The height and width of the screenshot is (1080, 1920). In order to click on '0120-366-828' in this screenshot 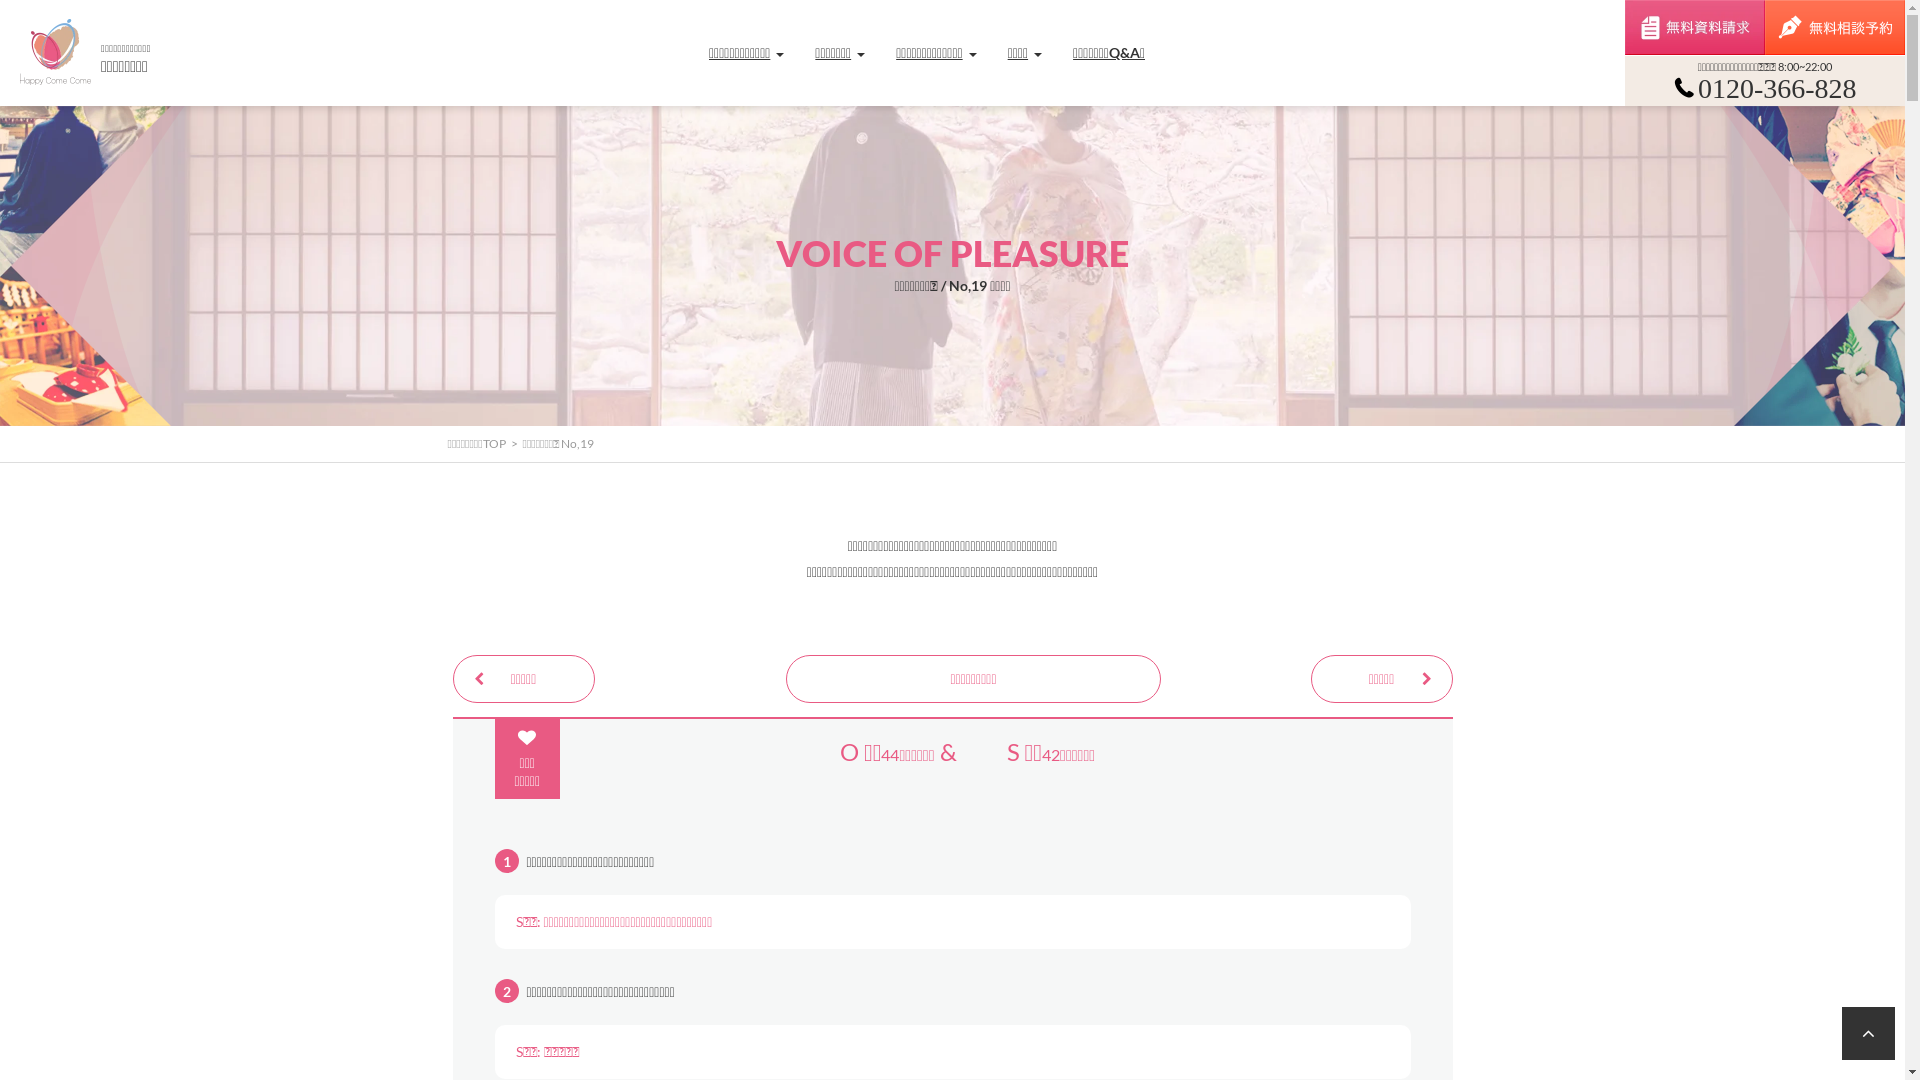, I will do `click(1765, 96)`.